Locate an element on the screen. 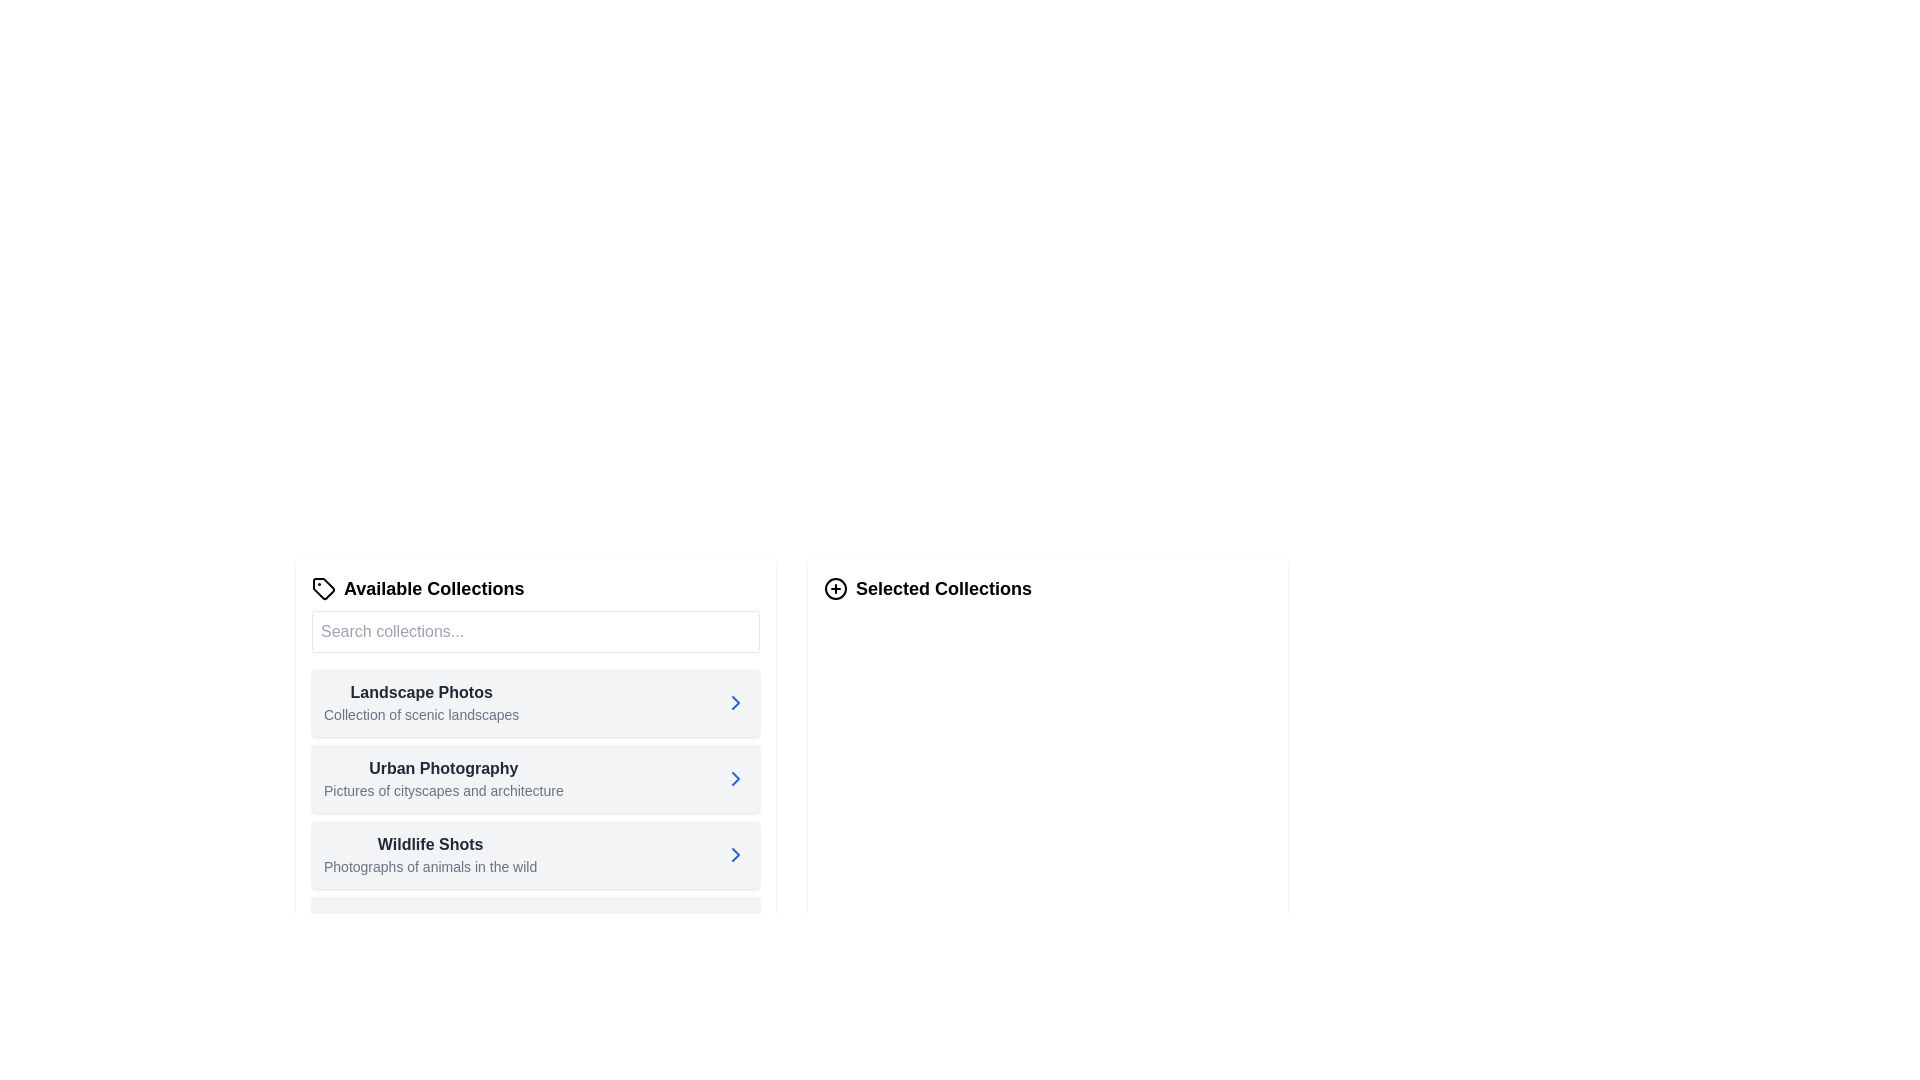 The image size is (1920, 1080). the 'Urban Photography' text label within the 'Available Collections' list is located at coordinates (442, 778).